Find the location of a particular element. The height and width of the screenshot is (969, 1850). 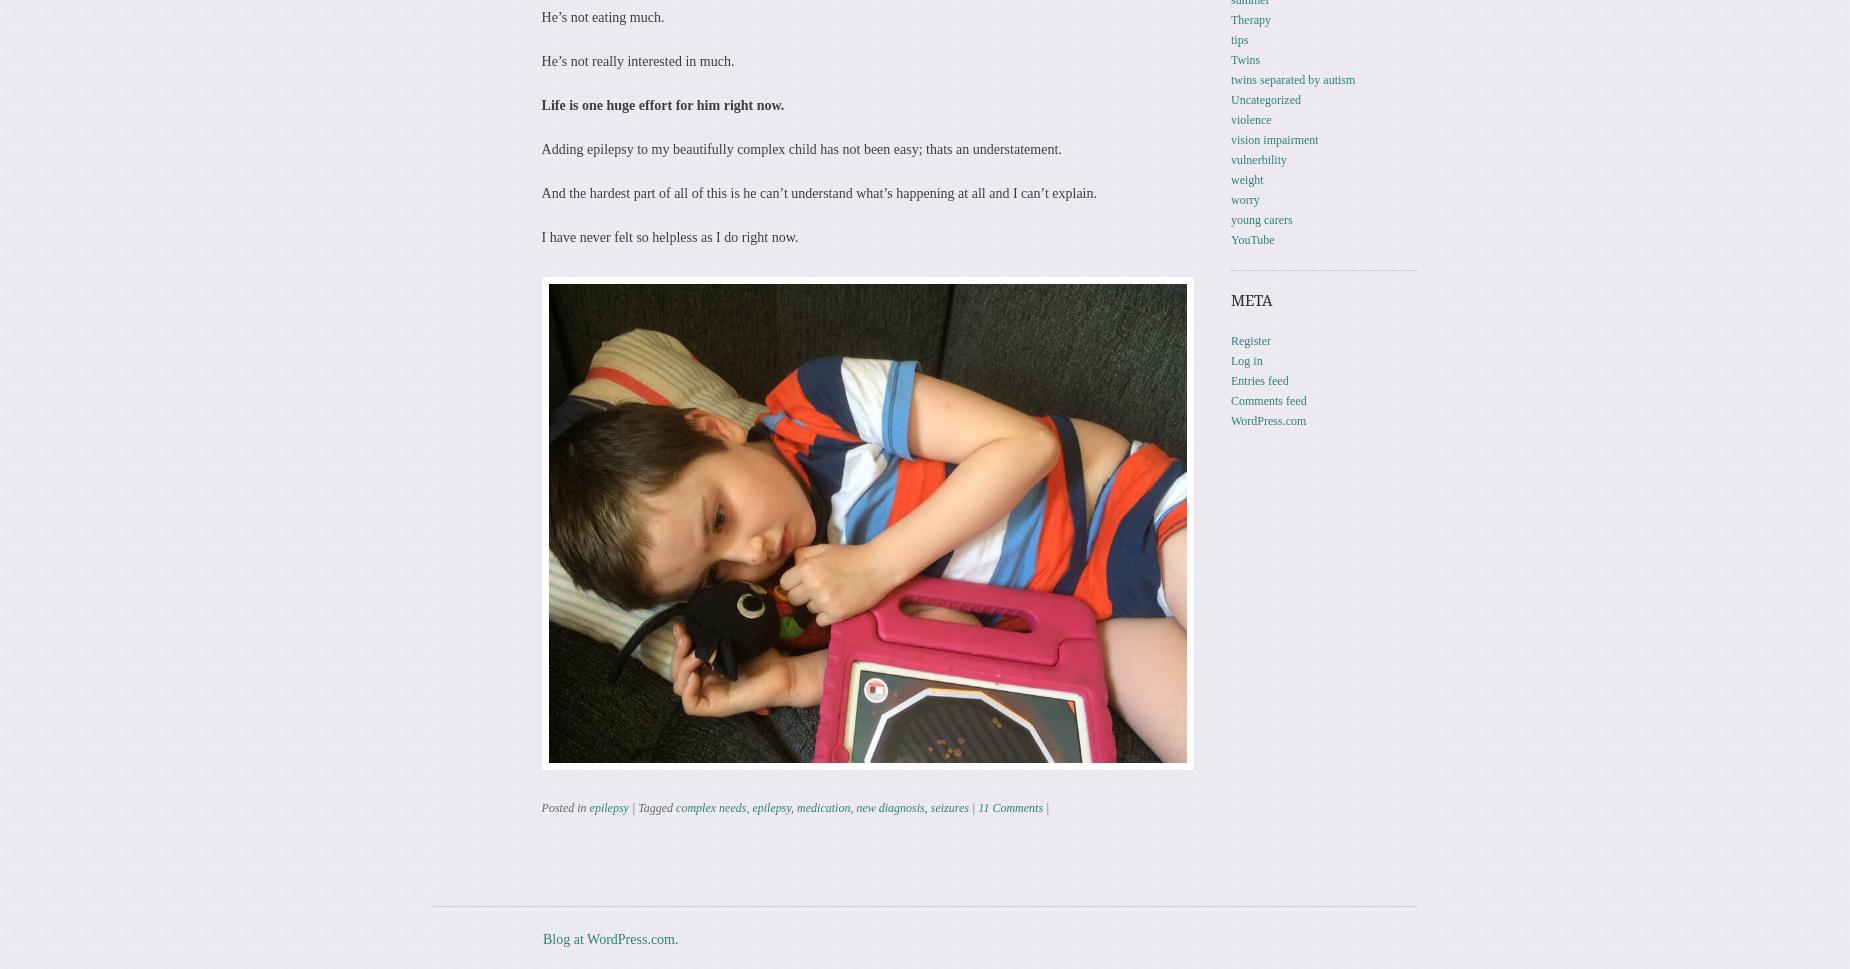

'complex needs' is located at coordinates (710, 806).